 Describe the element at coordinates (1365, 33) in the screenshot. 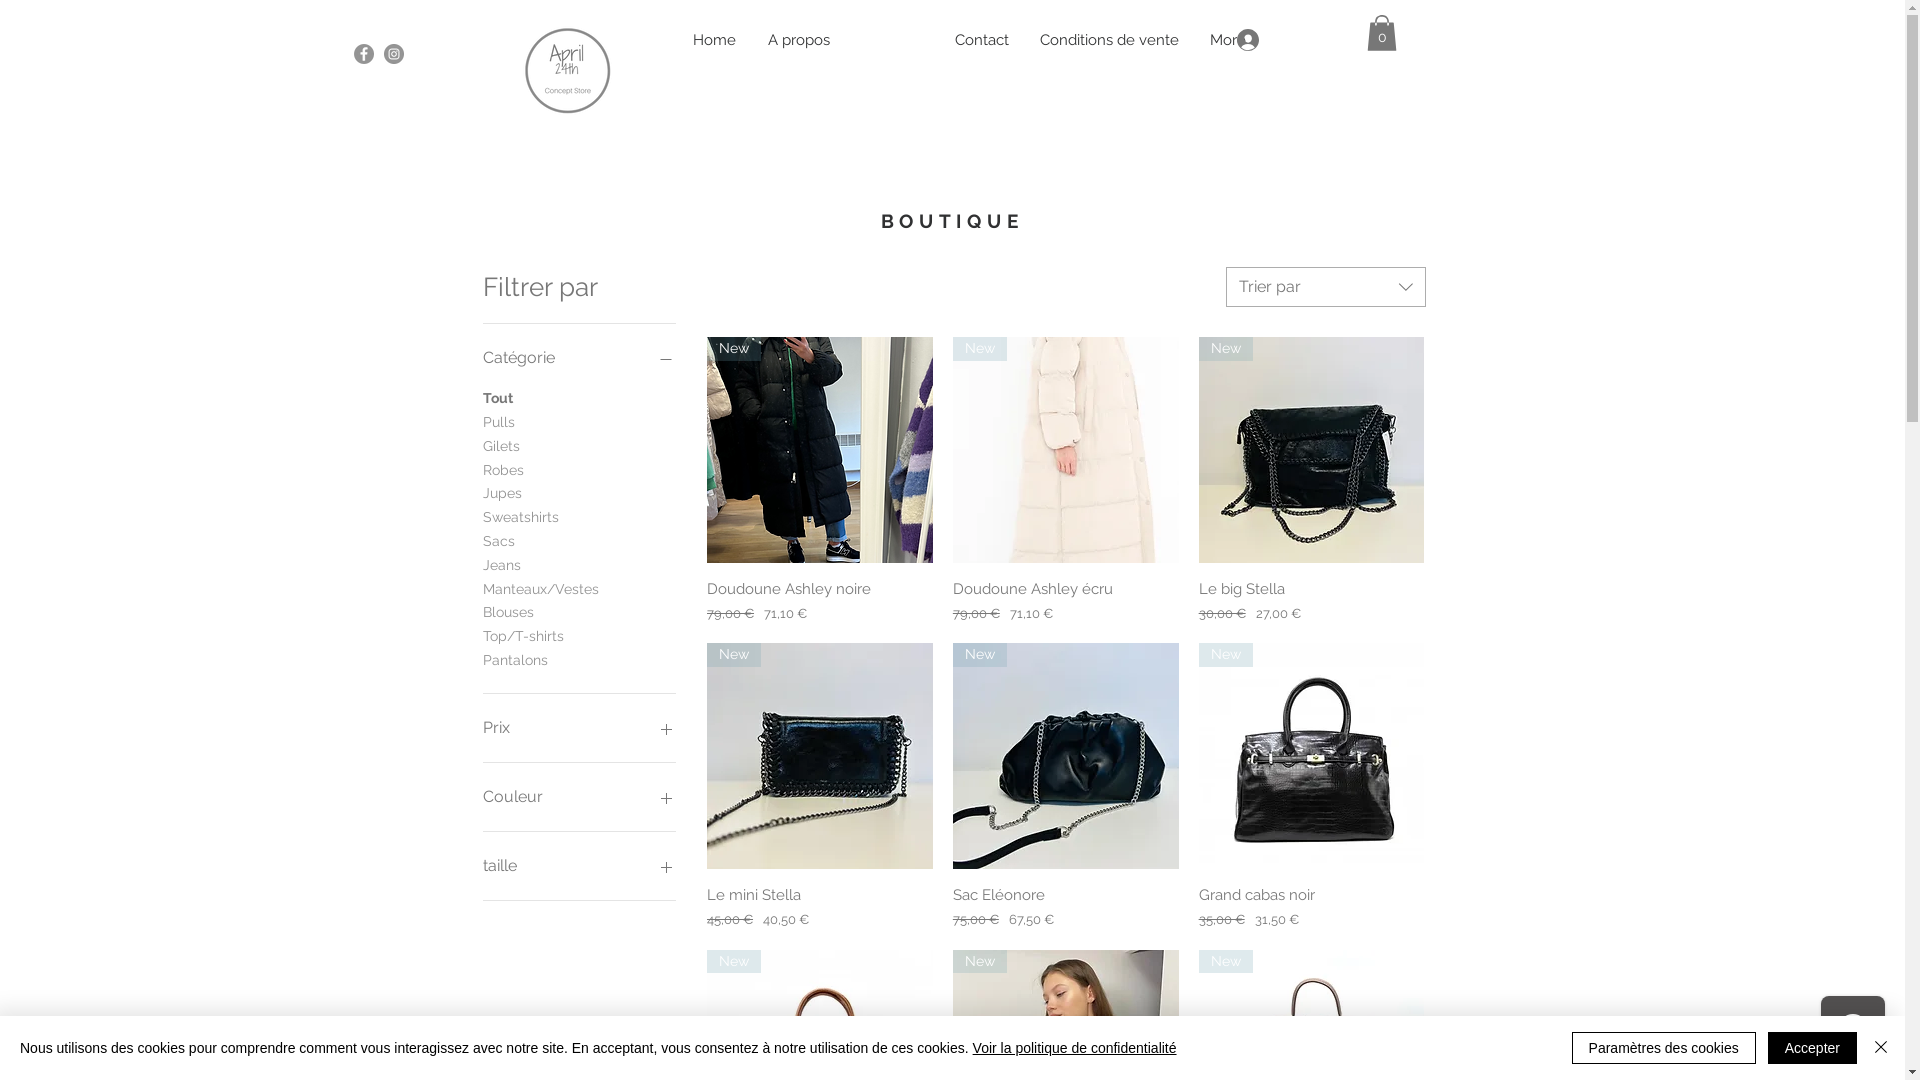

I see `'0'` at that location.